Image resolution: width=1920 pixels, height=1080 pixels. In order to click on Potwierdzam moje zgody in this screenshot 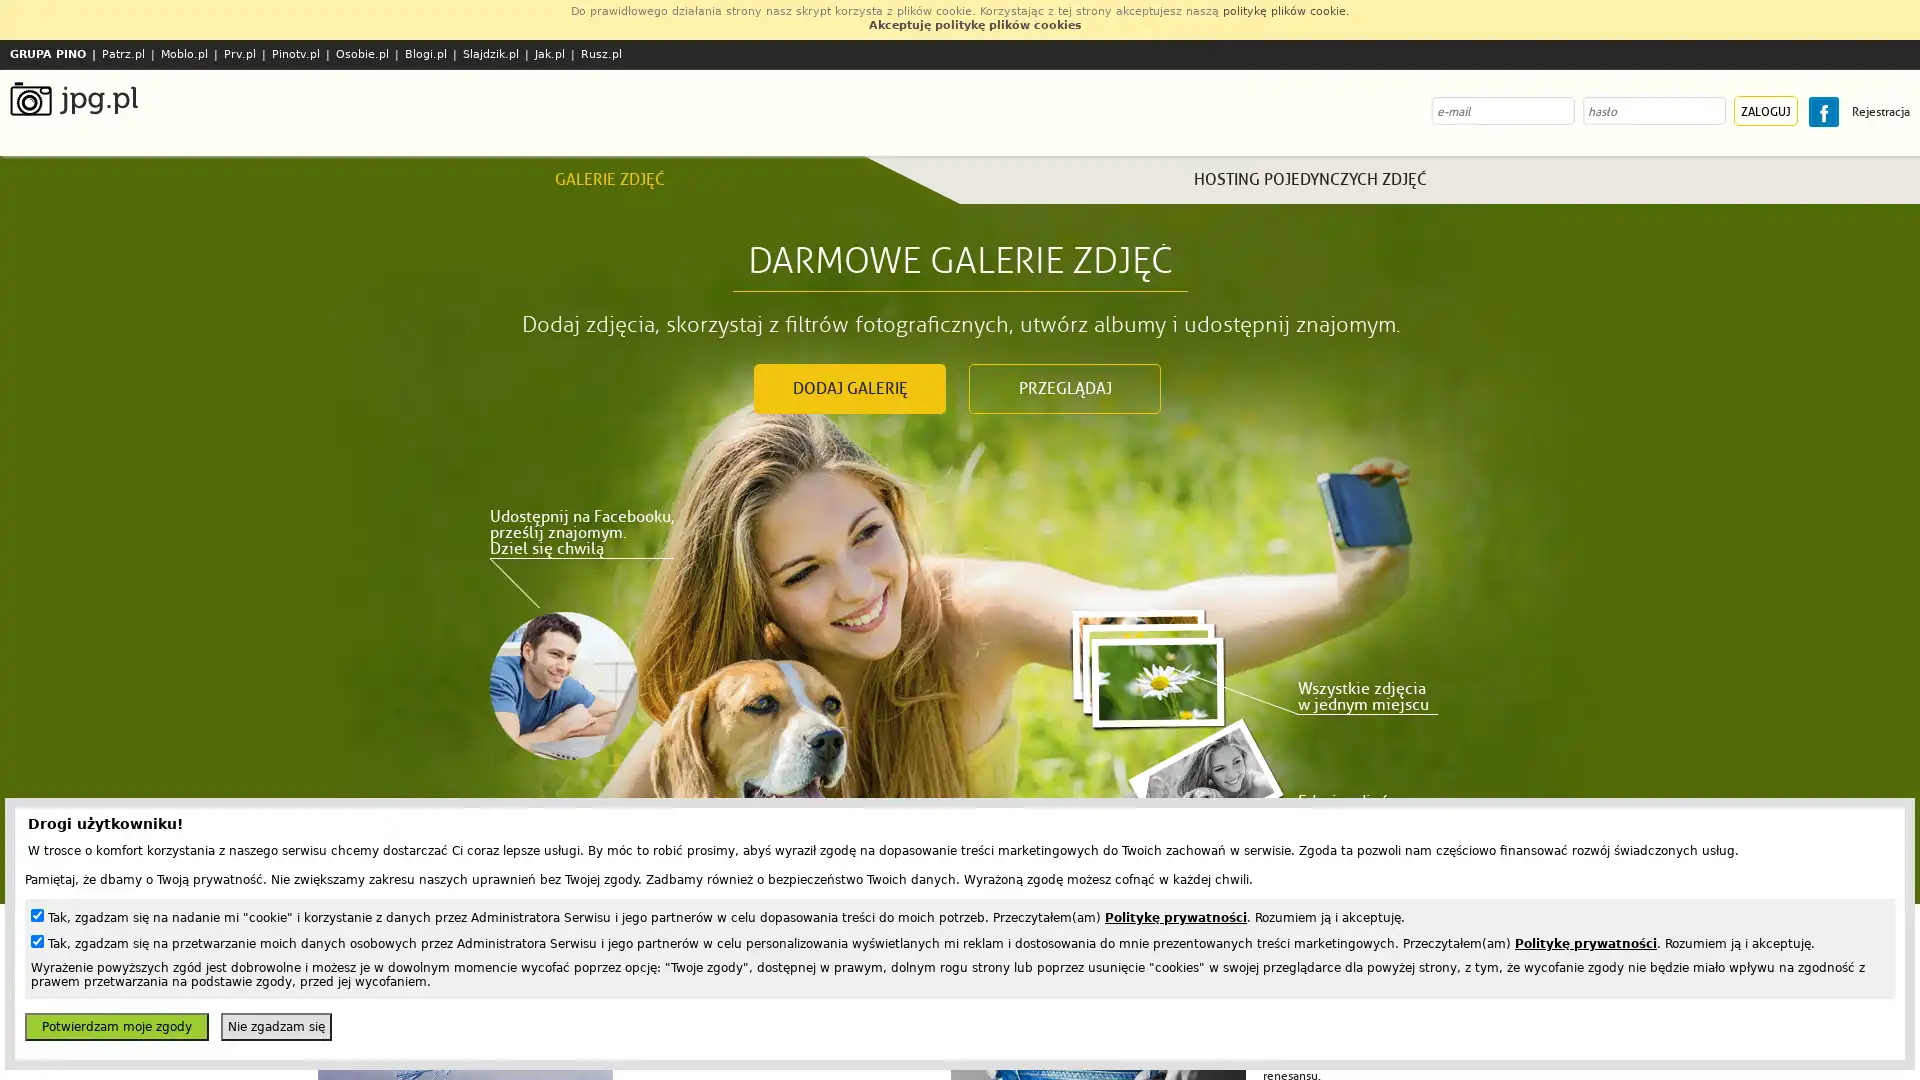, I will do `click(115, 1026)`.